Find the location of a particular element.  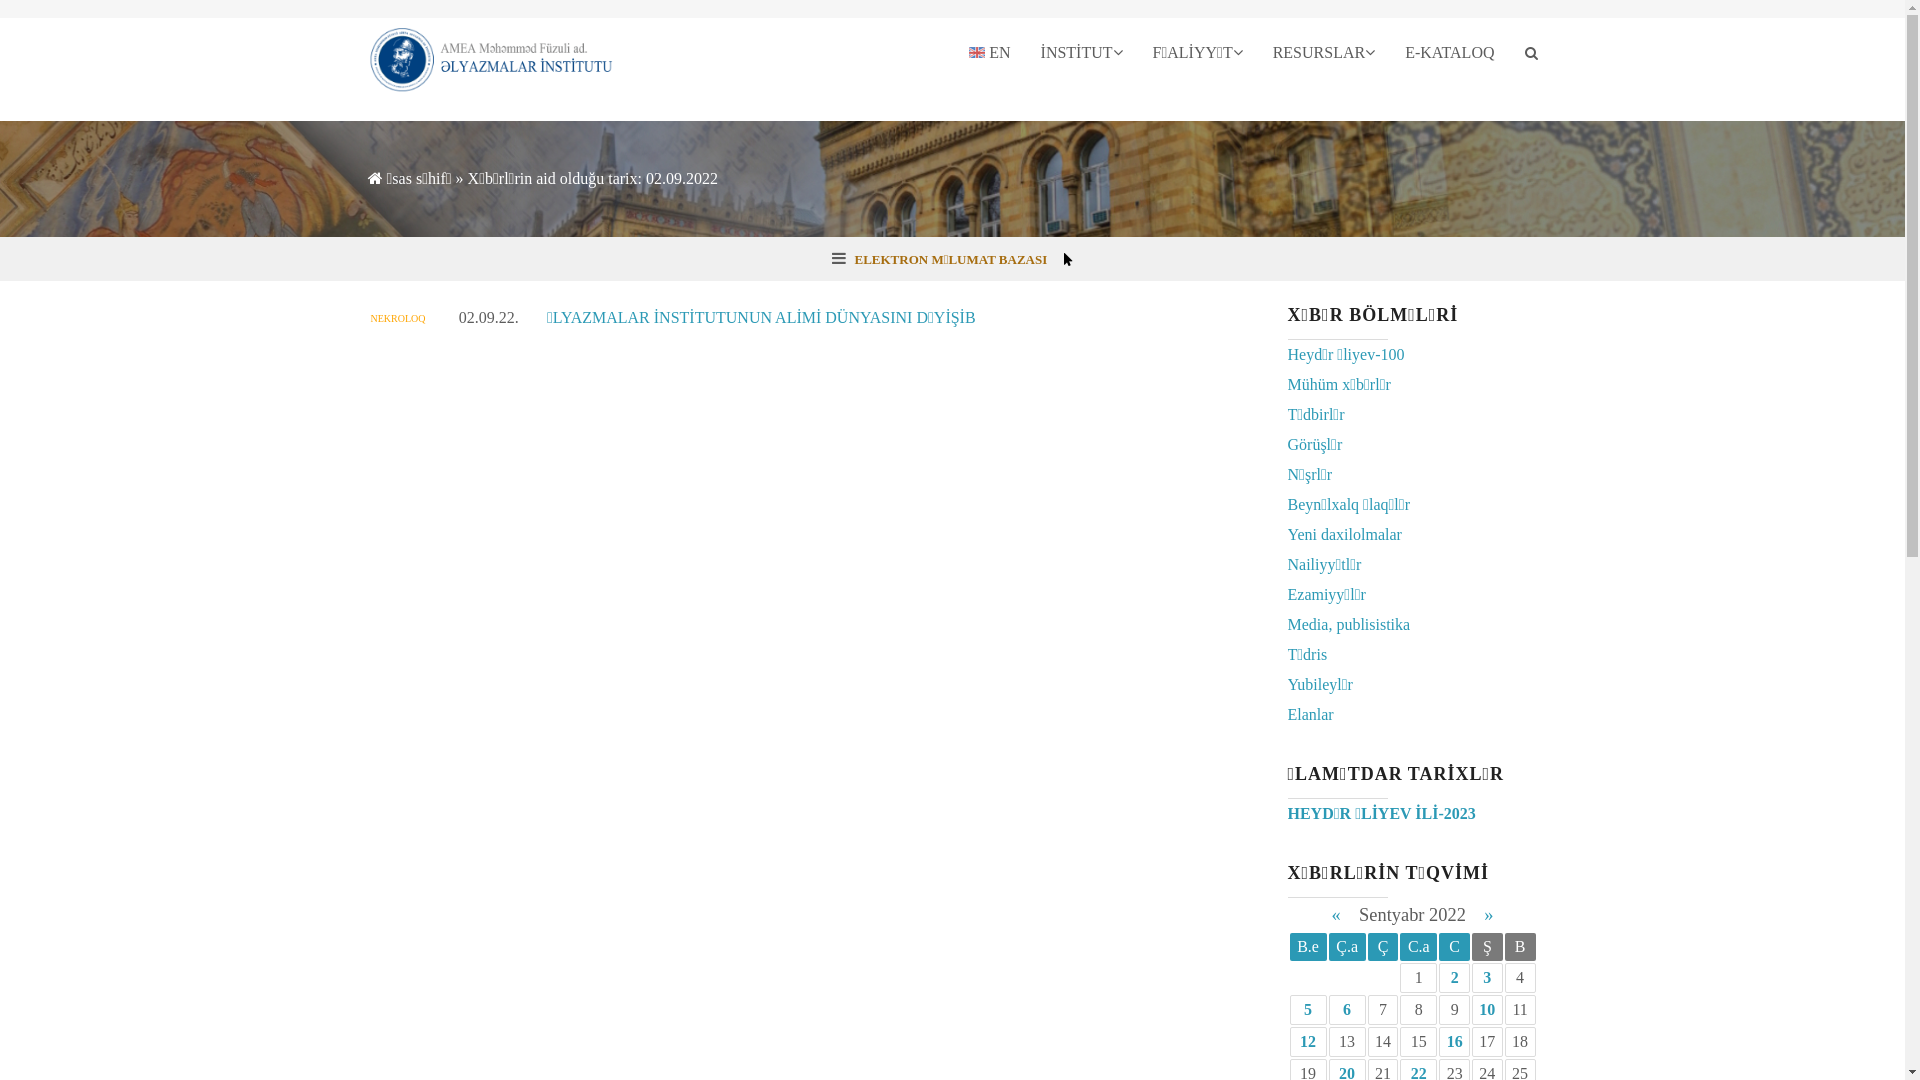

'2' is located at coordinates (1454, 976).